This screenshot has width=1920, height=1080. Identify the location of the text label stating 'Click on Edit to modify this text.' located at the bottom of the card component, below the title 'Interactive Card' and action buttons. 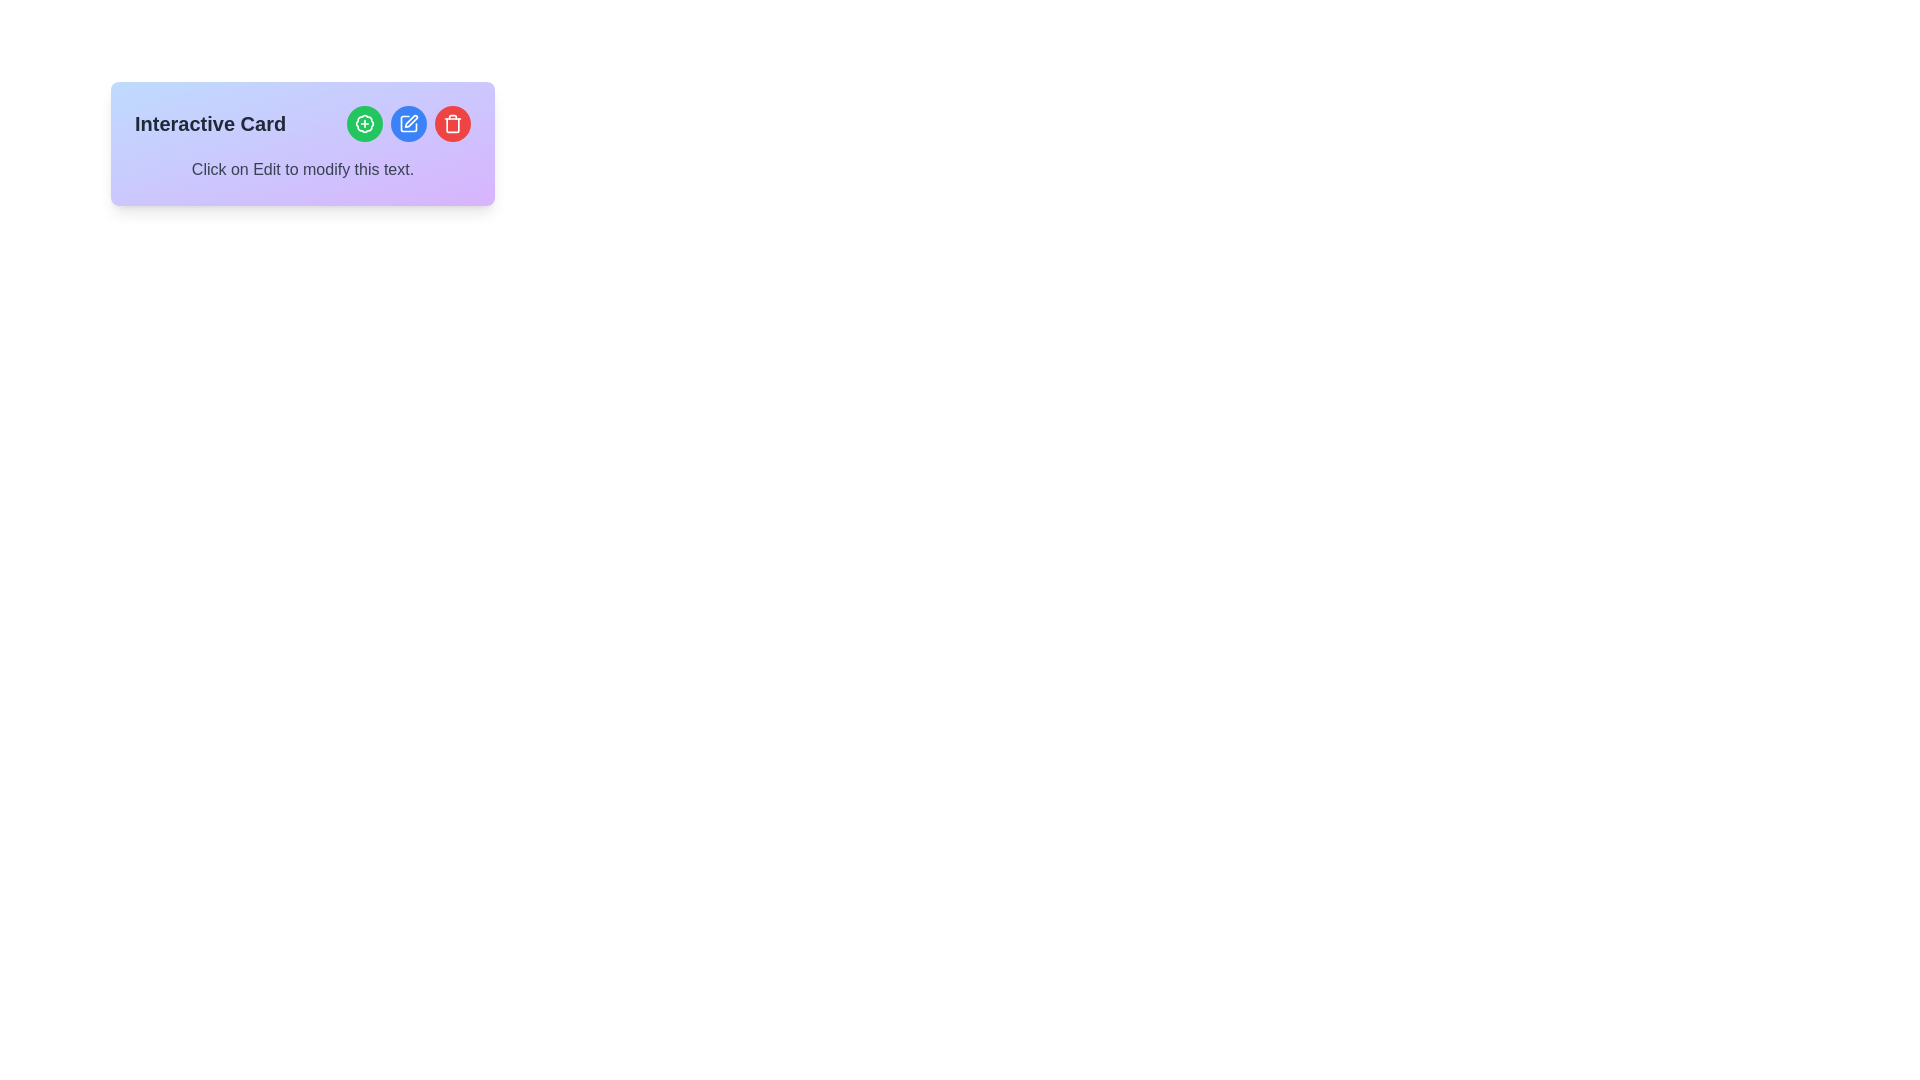
(301, 168).